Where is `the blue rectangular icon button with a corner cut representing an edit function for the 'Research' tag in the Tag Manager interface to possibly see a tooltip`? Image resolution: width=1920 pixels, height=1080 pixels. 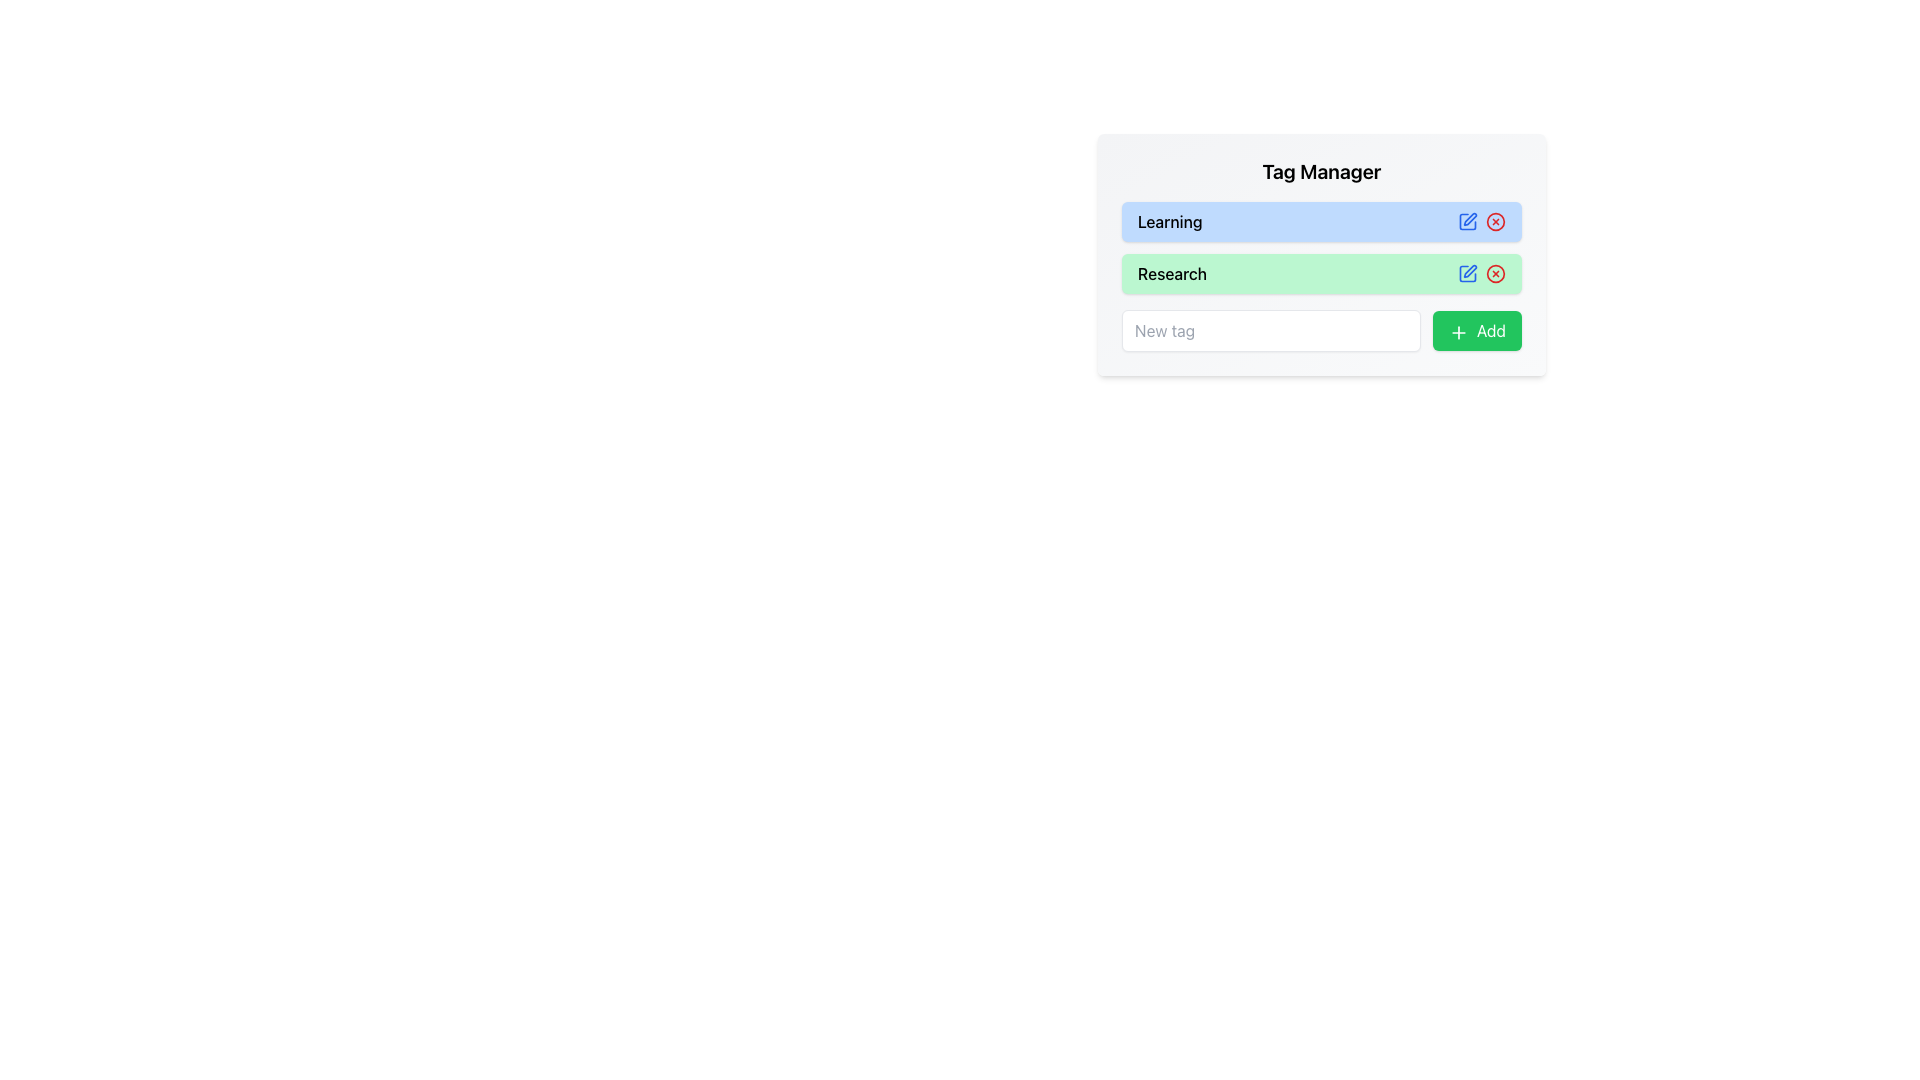
the blue rectangular icon button with a corner cut representing an edit function for the 'Research' tag in the Tag Manager interface to possibly see a tooltip is located at coordinates (1468, 273).